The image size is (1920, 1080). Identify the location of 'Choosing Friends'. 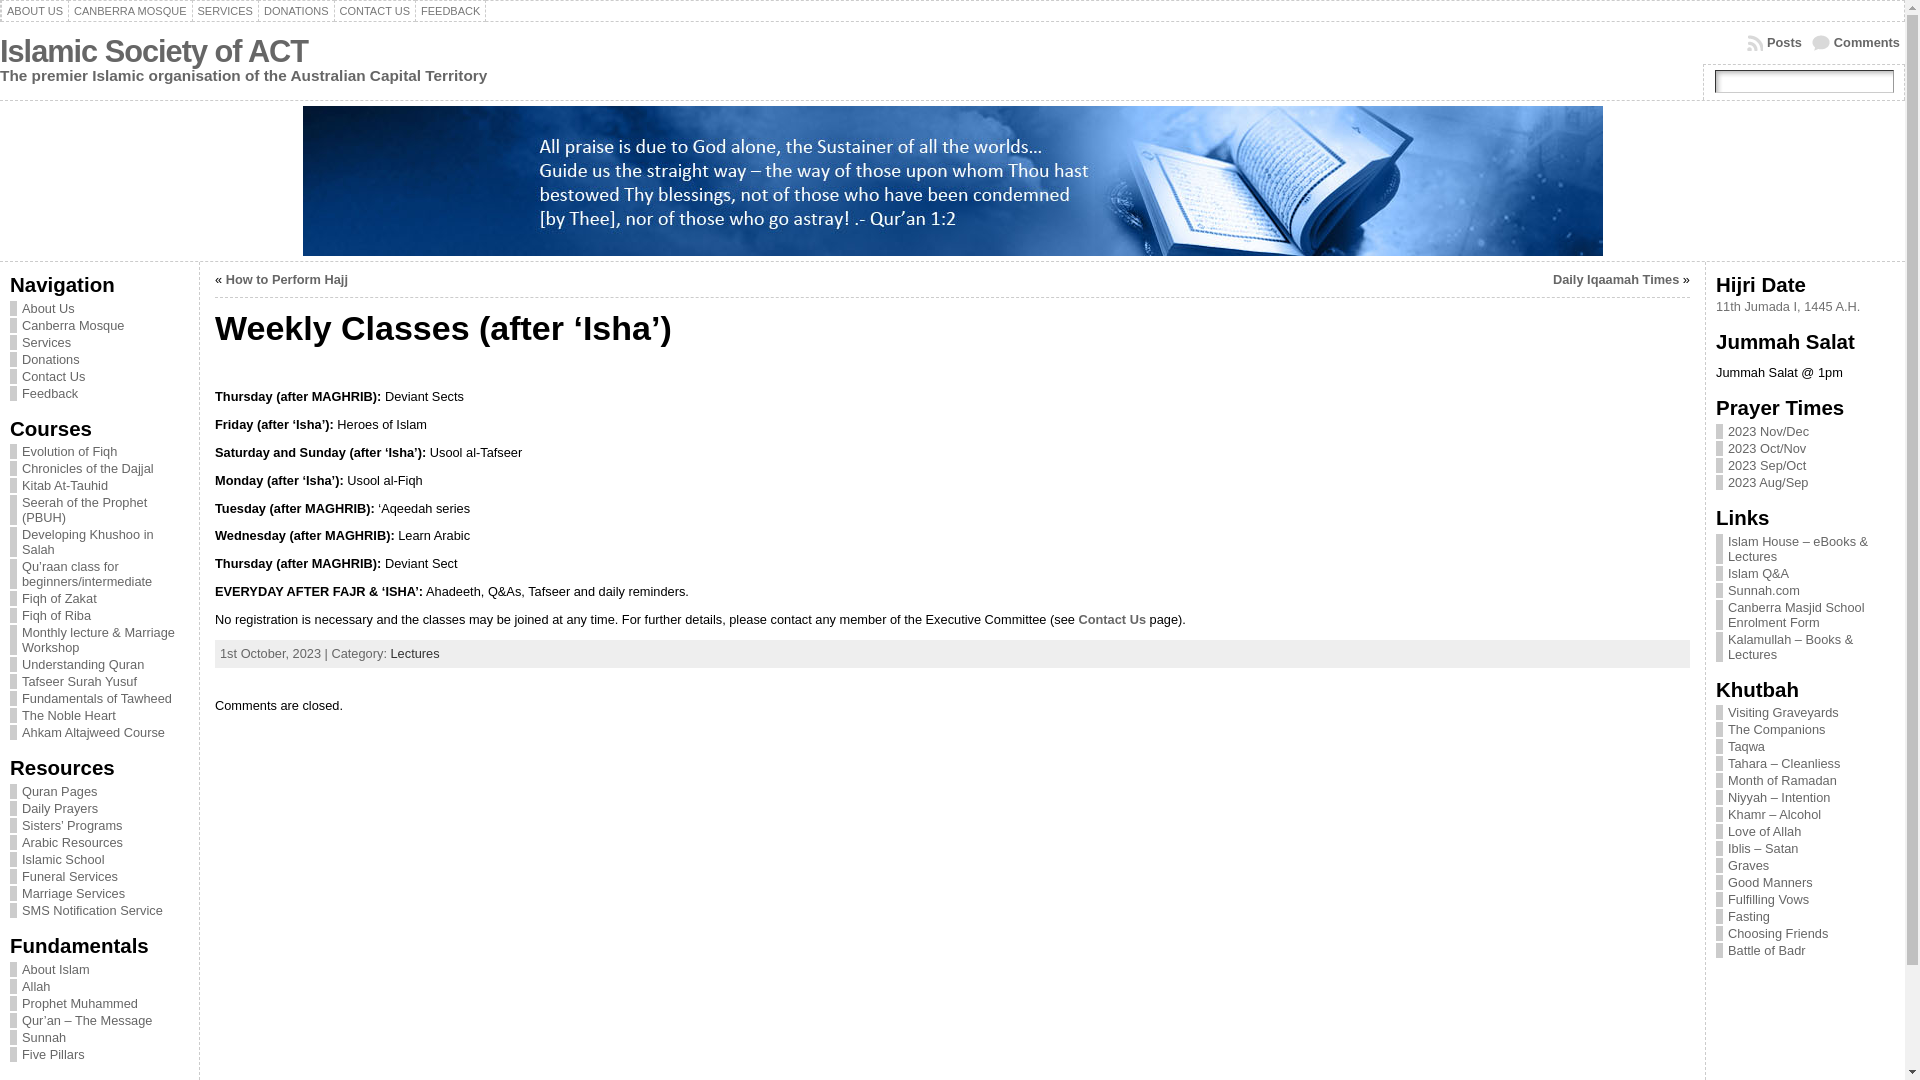
(1777, 933).